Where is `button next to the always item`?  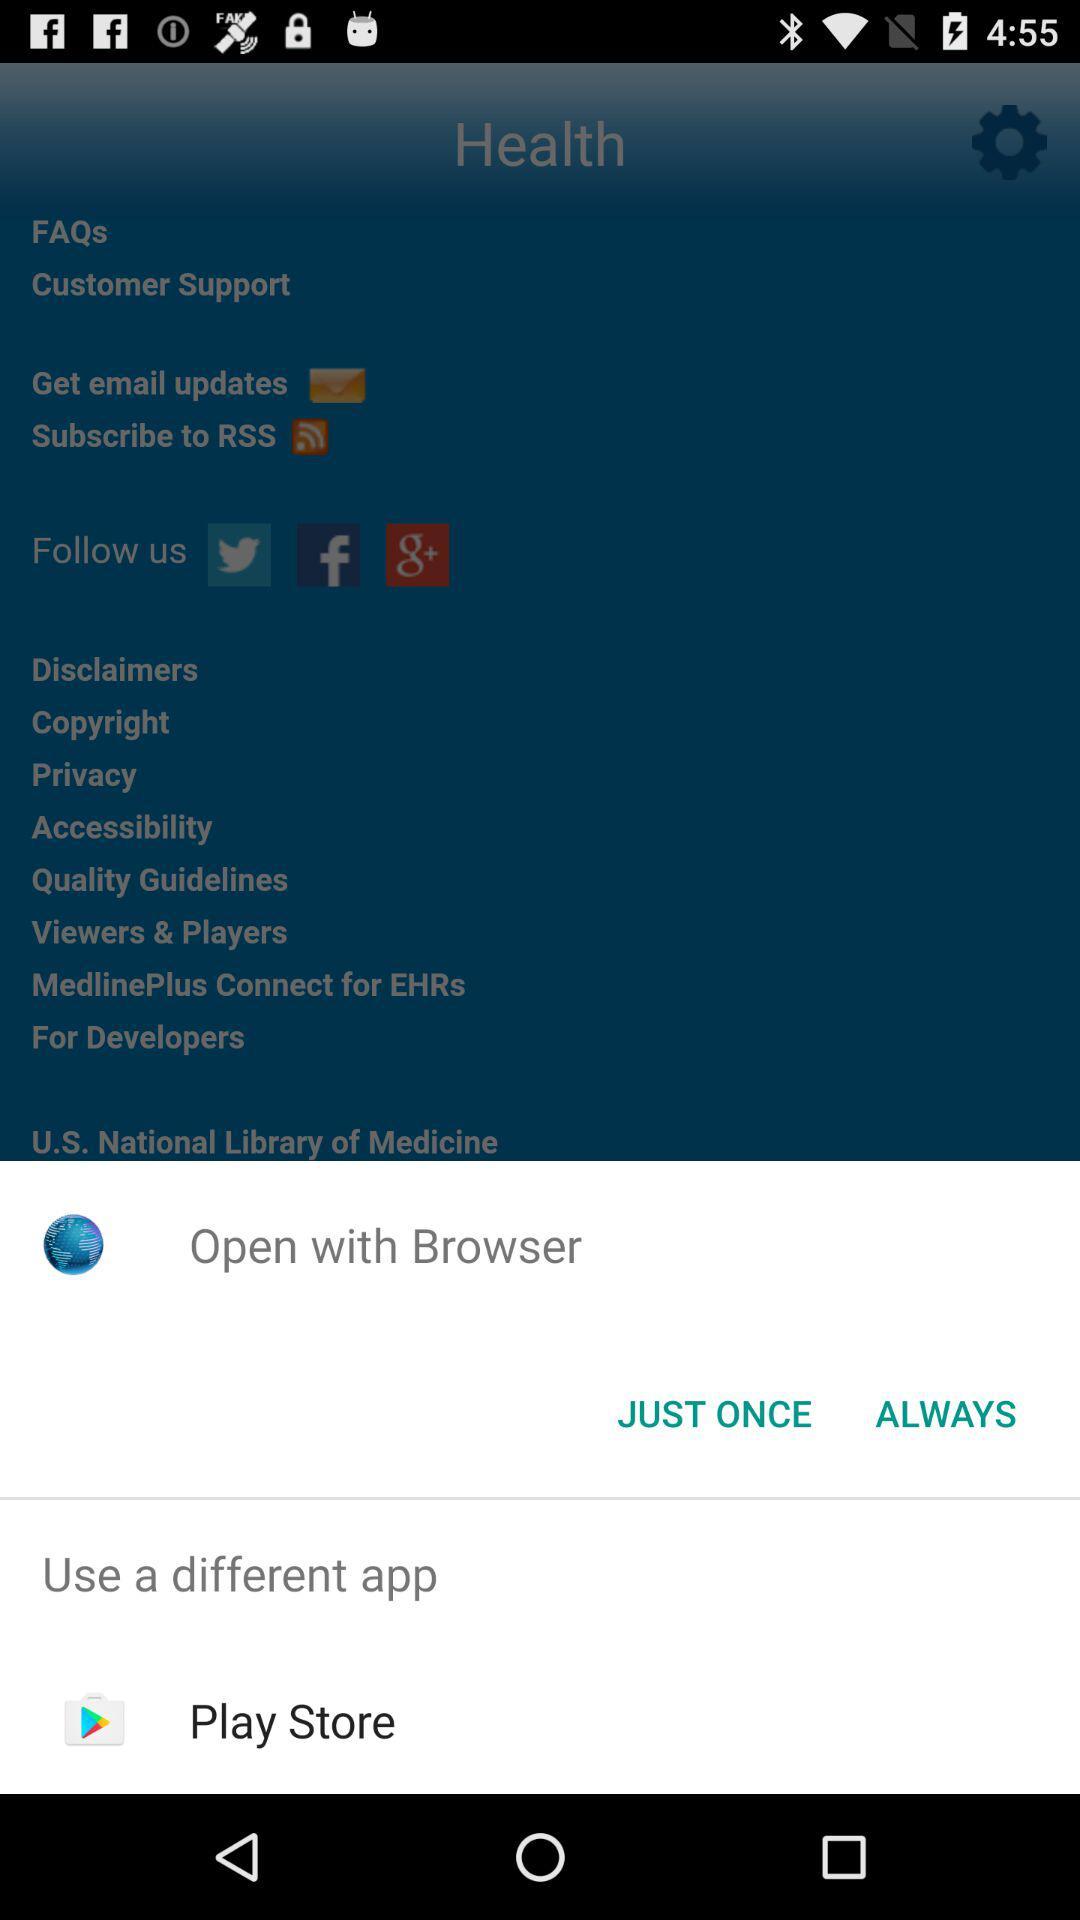 button next to the always item is located at coordinates (713, 1411).